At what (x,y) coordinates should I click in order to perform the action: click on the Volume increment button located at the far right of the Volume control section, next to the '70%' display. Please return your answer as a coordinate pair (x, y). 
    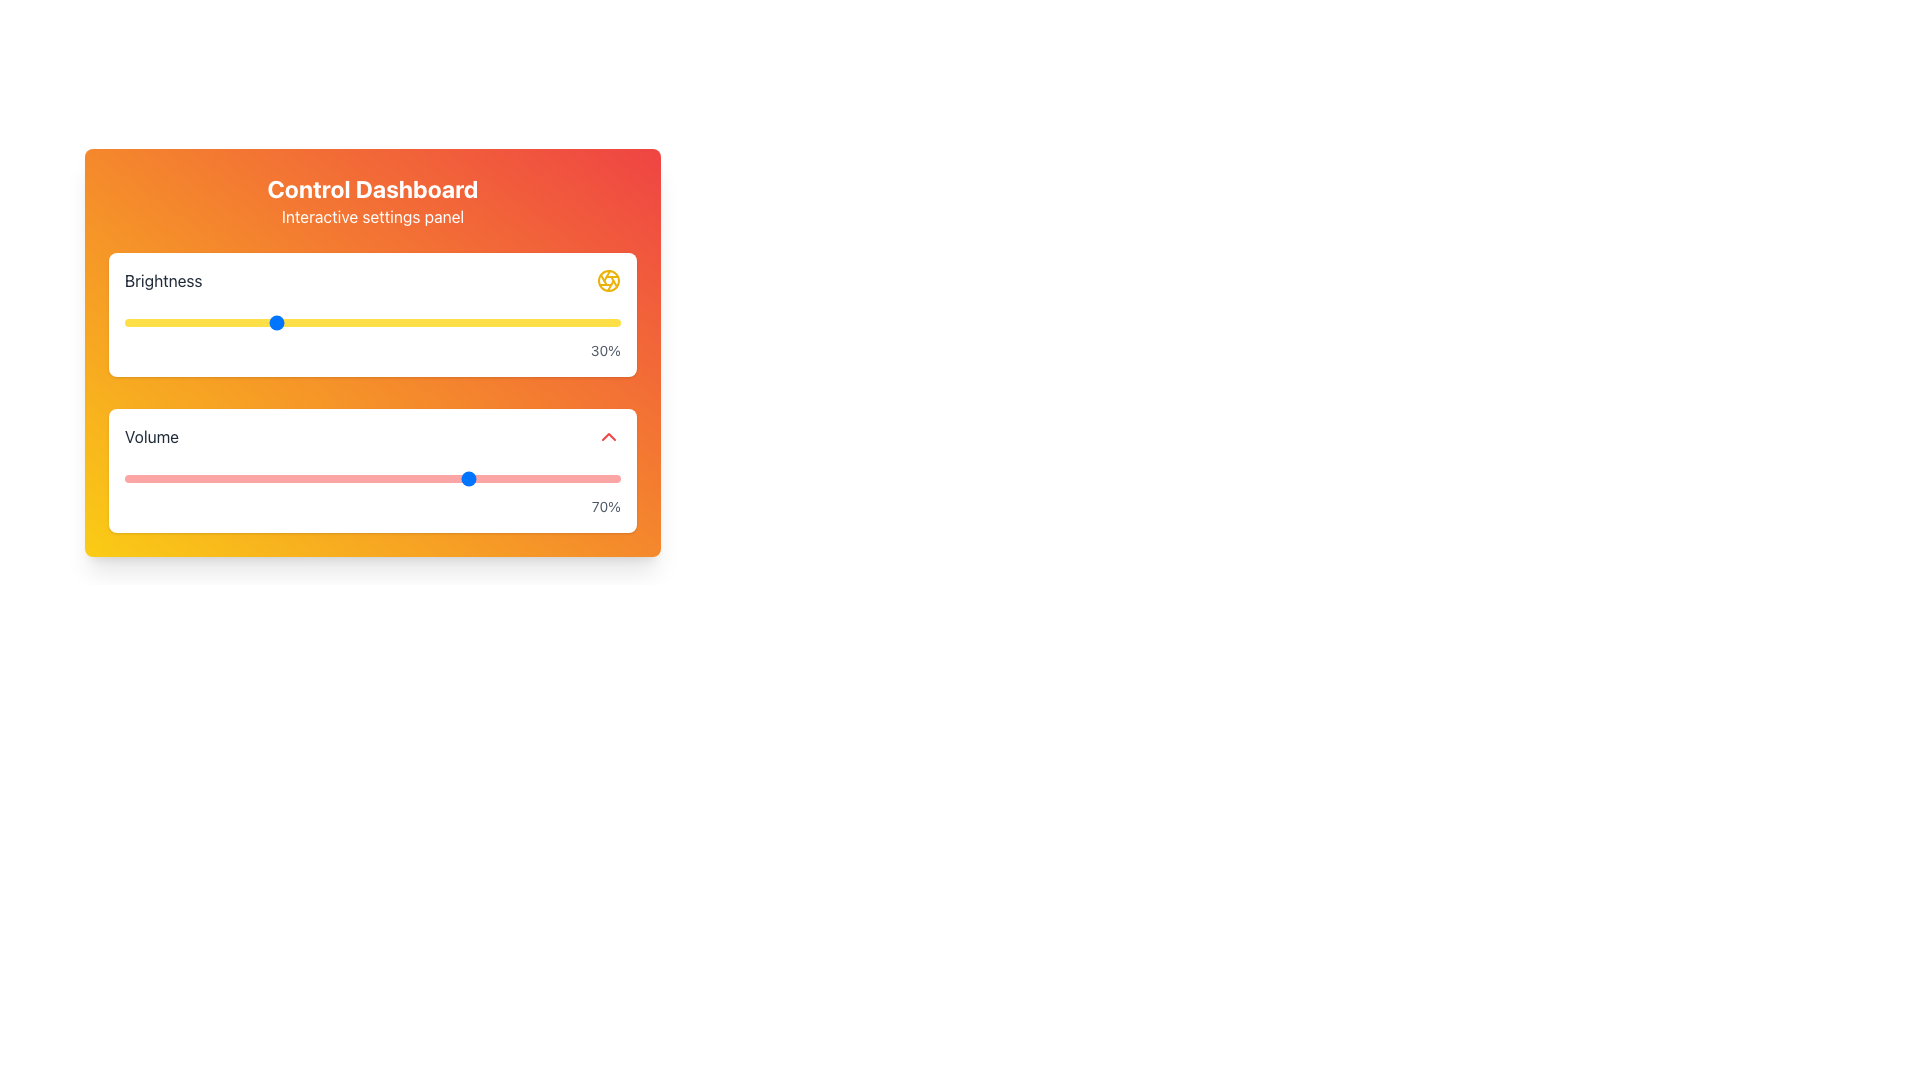
    Looking at the image, I should click on (608, 435).